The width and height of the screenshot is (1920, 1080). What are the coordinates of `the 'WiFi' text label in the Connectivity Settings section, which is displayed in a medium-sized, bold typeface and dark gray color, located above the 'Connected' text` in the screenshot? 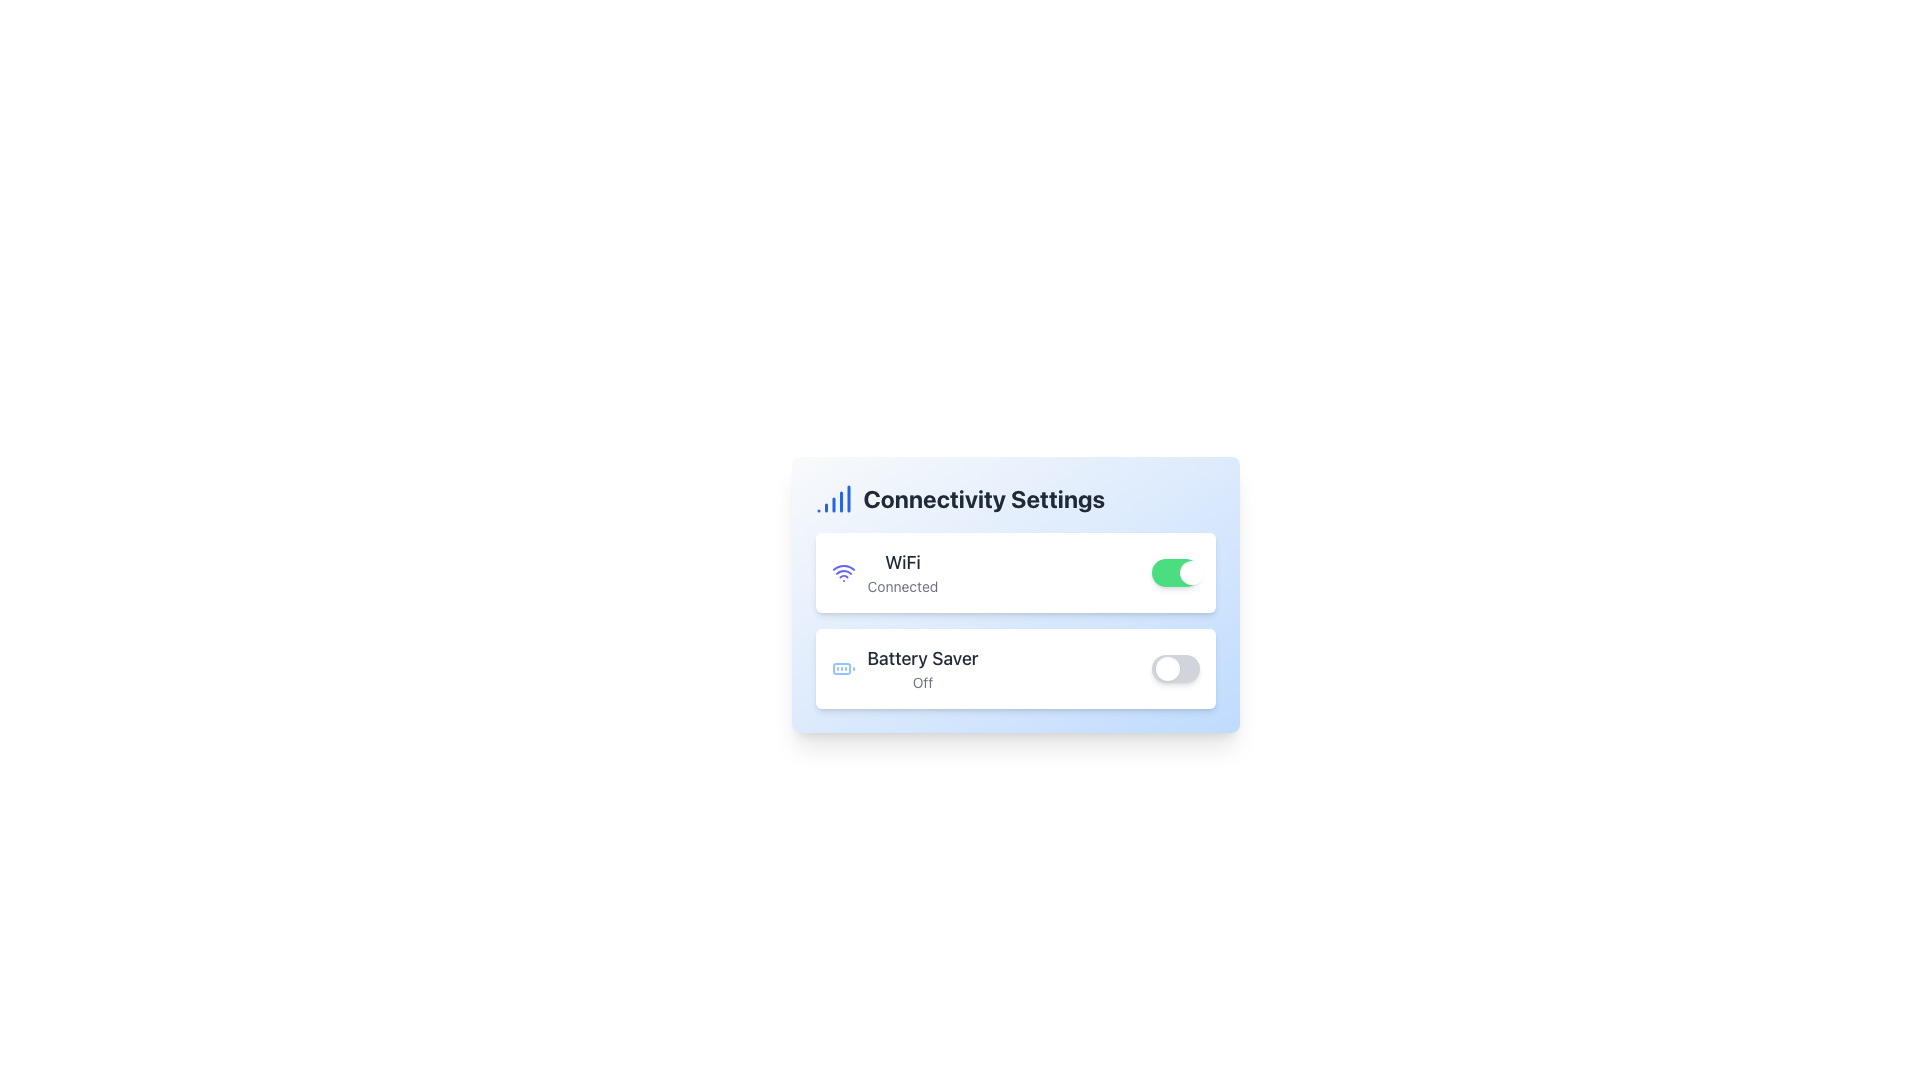 It's located at (901, 563).